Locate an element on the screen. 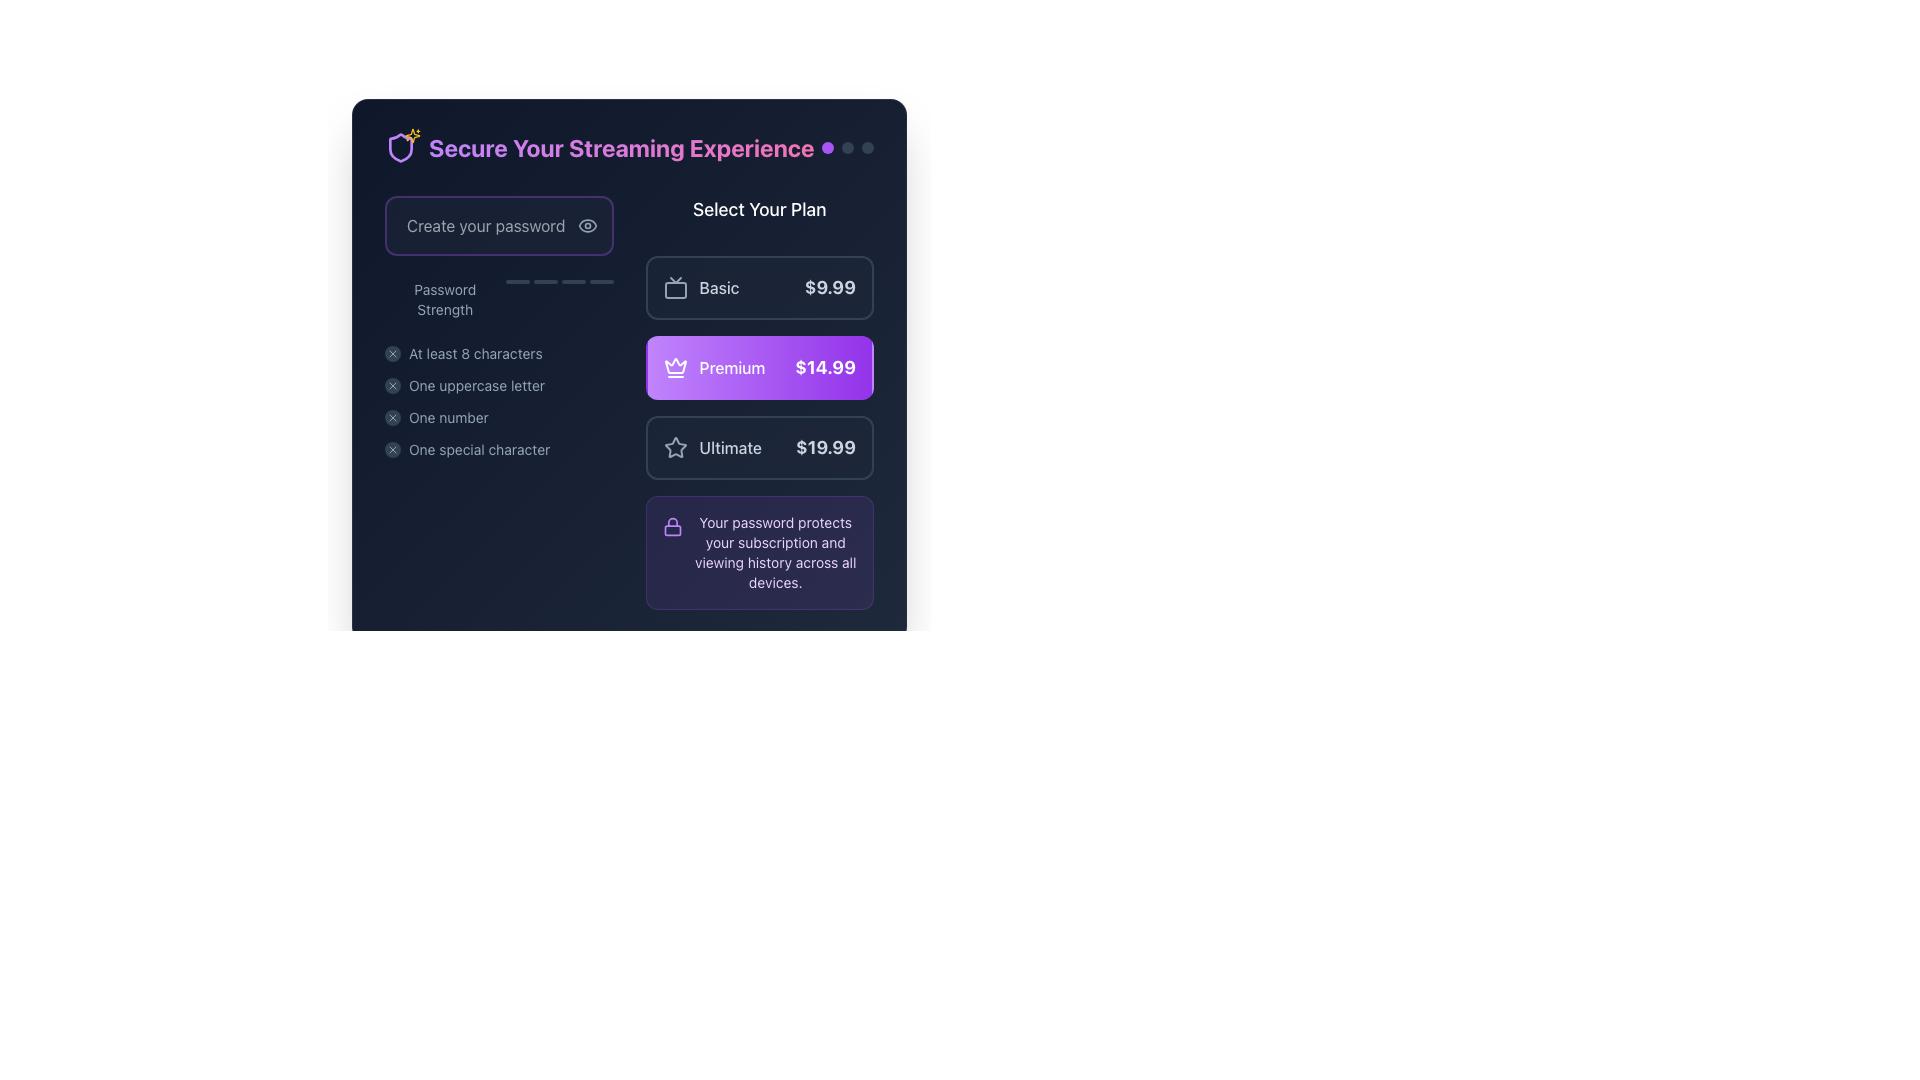 This screenshot has width=1920, height=1080. text displayed in the label showing the price '$14.99' which is located to the right of the 'Premium' option in the subscription plan selector is located at coordinates (825, 367).